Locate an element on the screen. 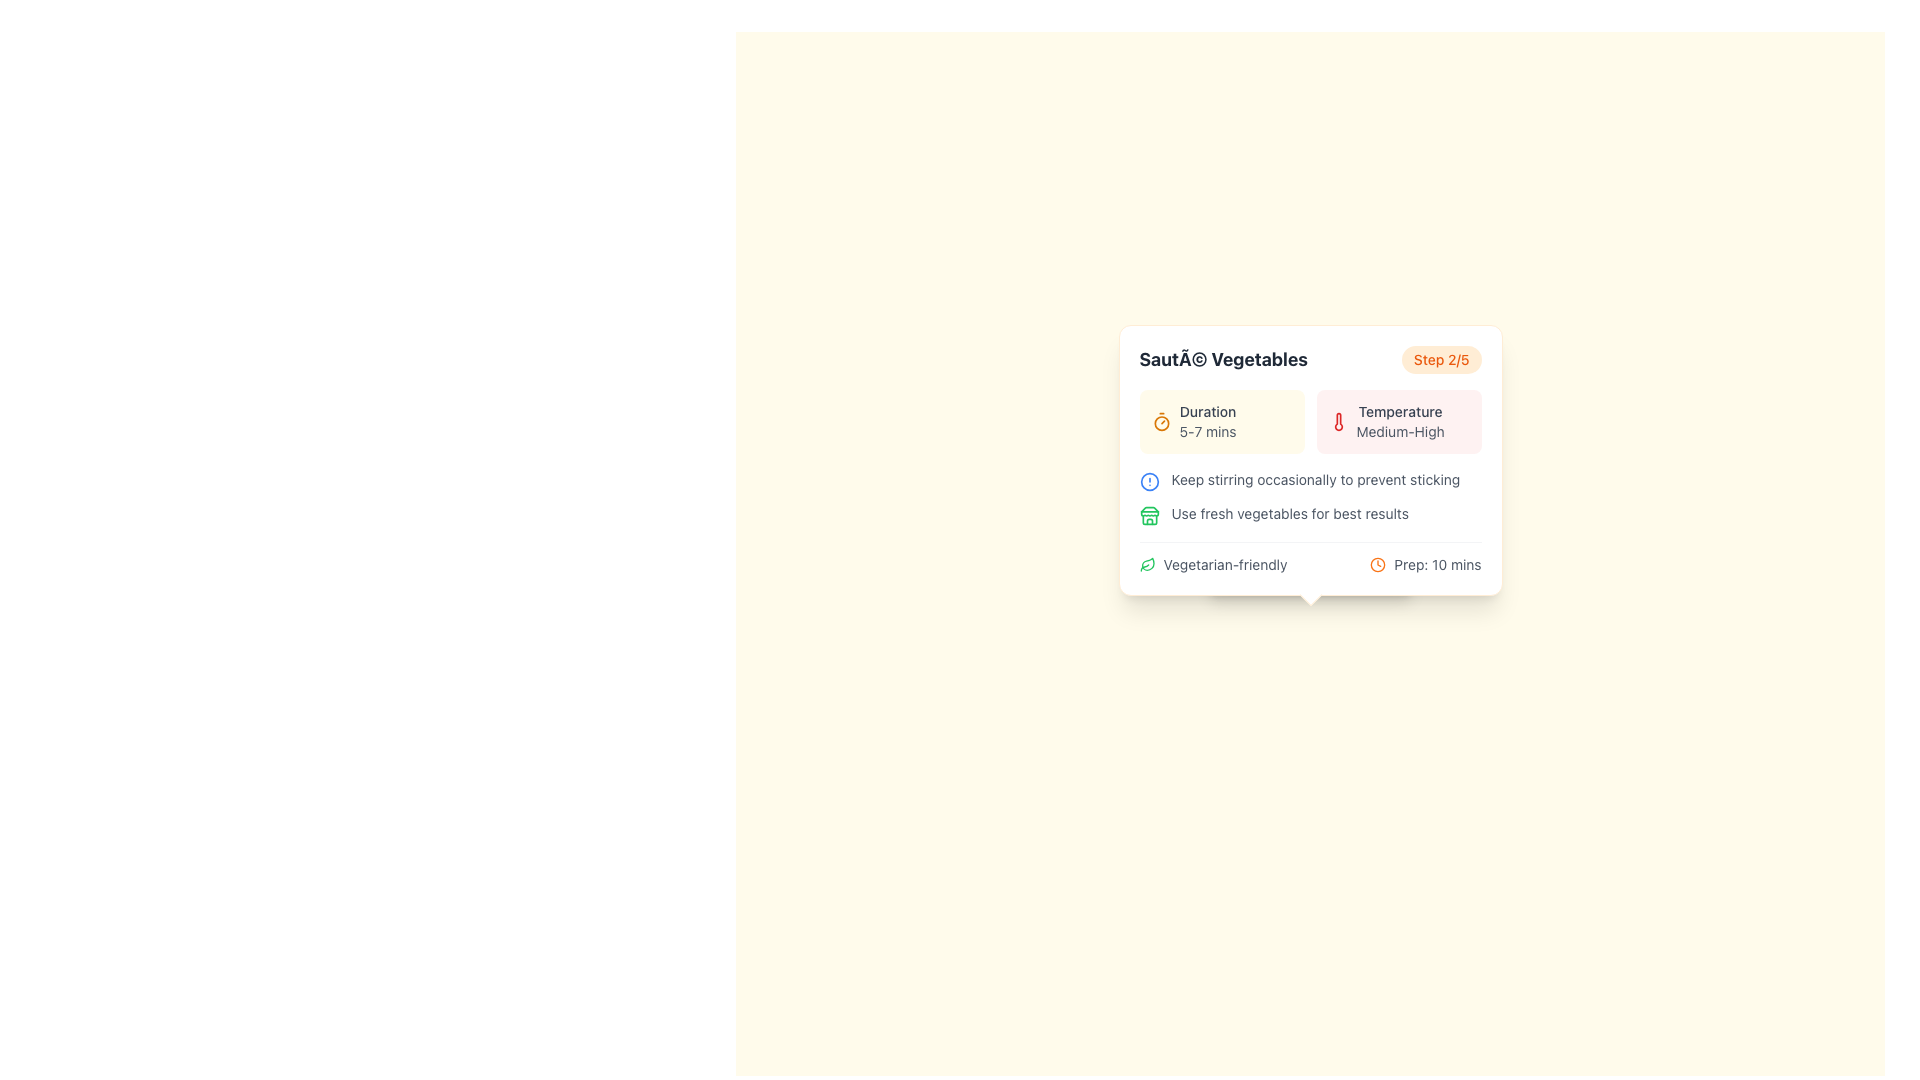 The width and height of the screenshot is (1920, 1080). the middle of the chef's hat icon located in the bottom-left corner of the cooking steps card, which indicates 'Vegetarian friendly' is located at coordinates (1235, 571).